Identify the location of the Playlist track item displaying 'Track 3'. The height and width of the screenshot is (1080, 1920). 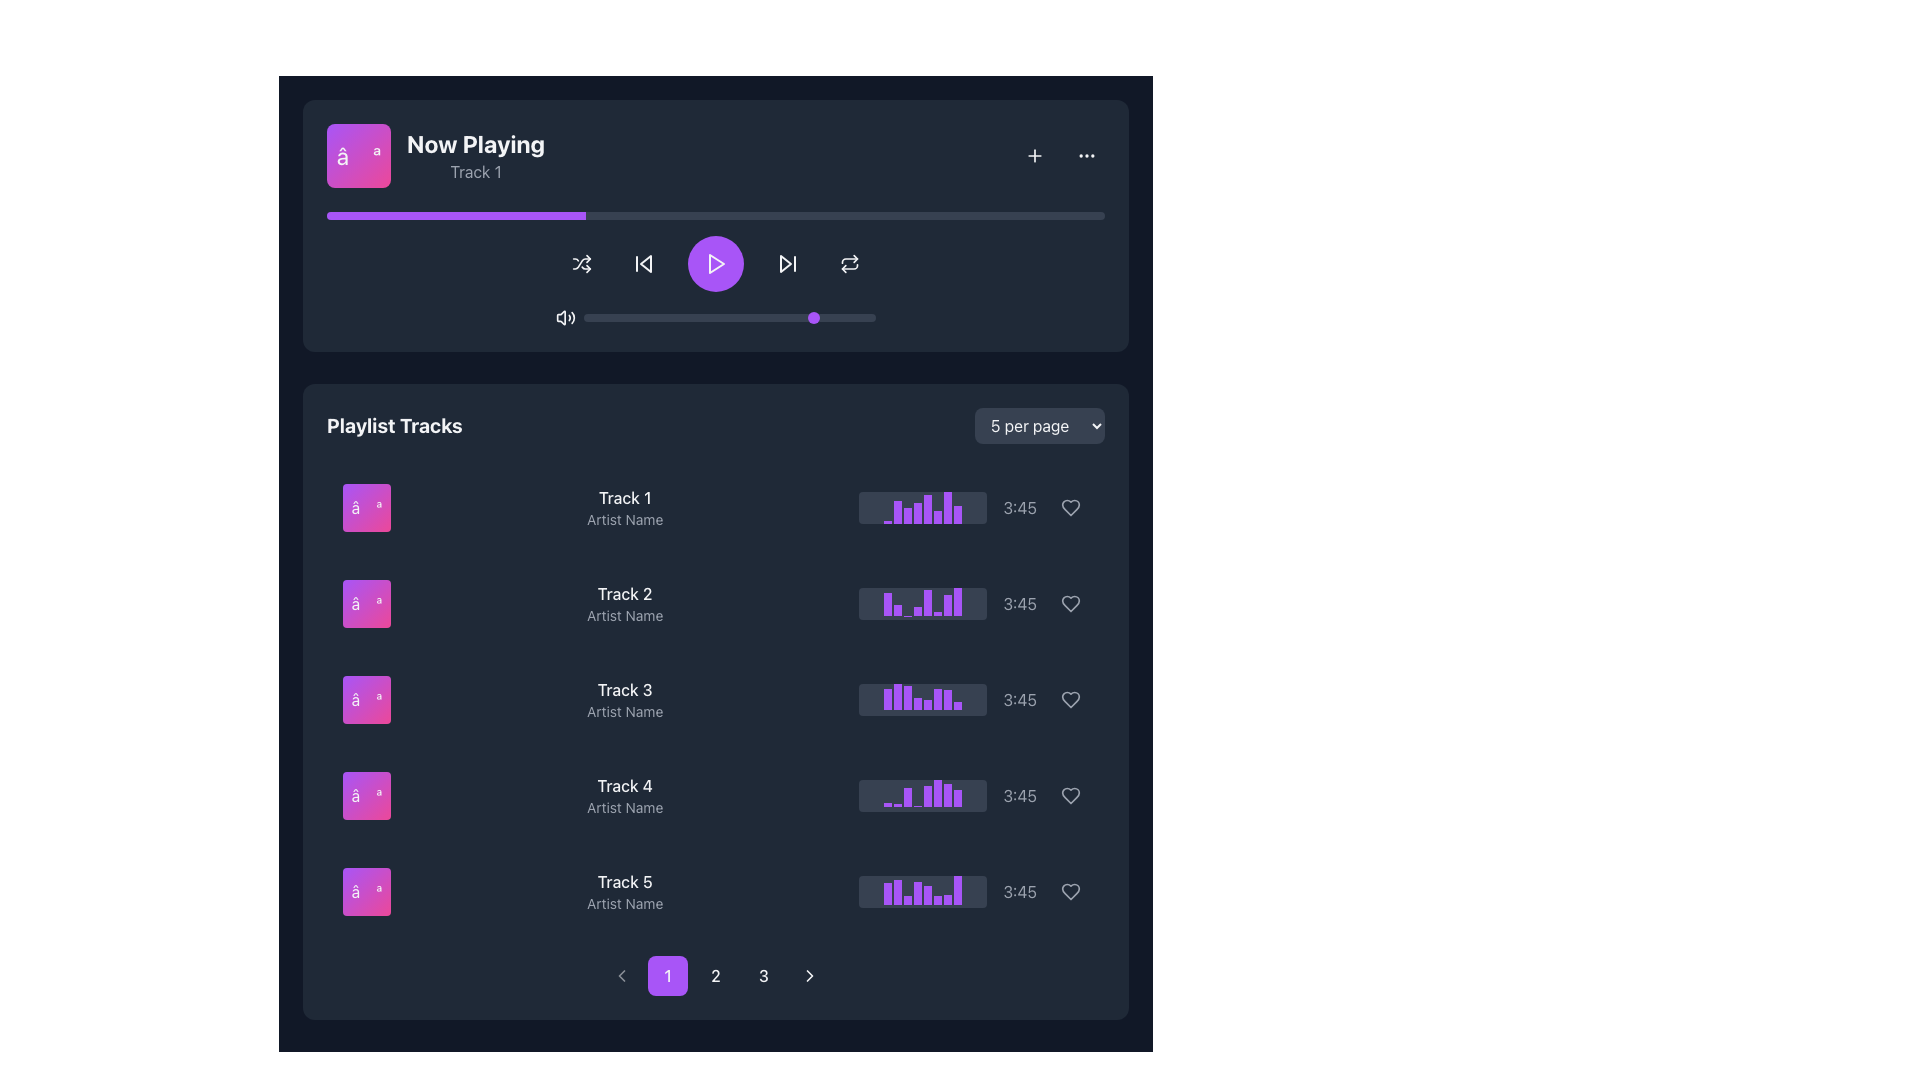
(715, 698).